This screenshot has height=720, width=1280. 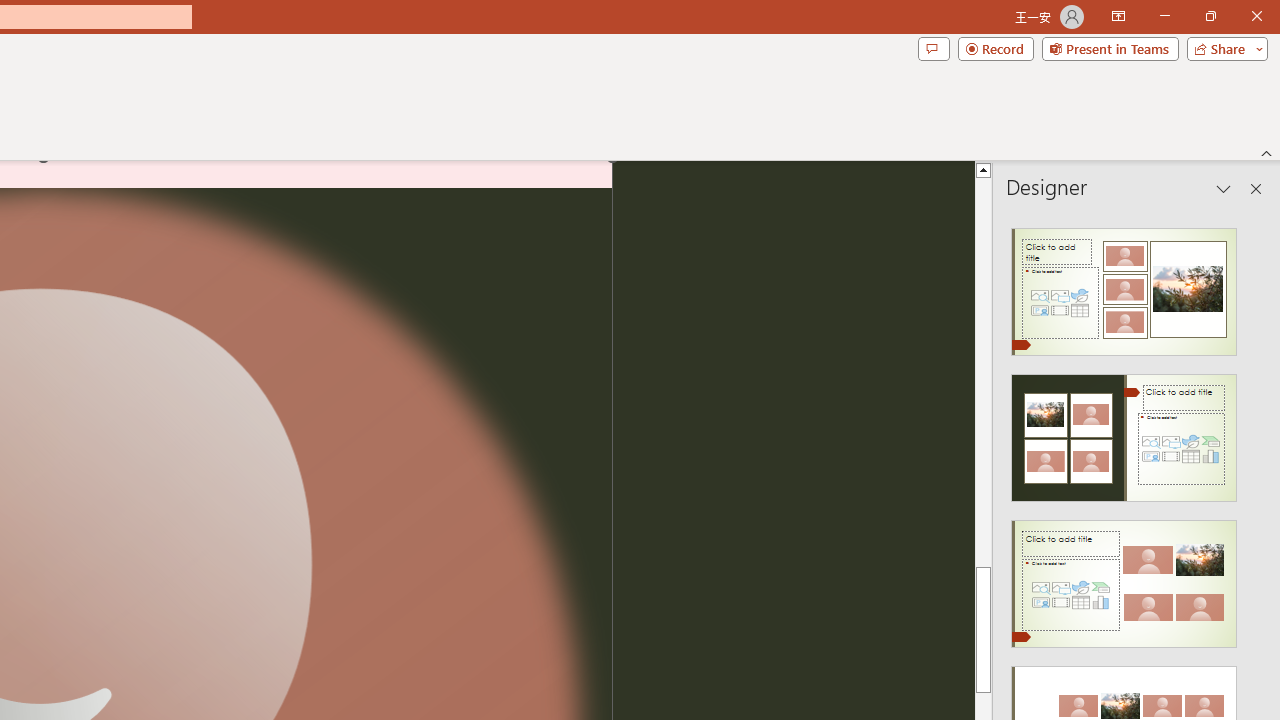 What do you see at coordinates (1255, 189) in the screenshot?
I see `'Close pane'` at bounding box center [1255, 189].